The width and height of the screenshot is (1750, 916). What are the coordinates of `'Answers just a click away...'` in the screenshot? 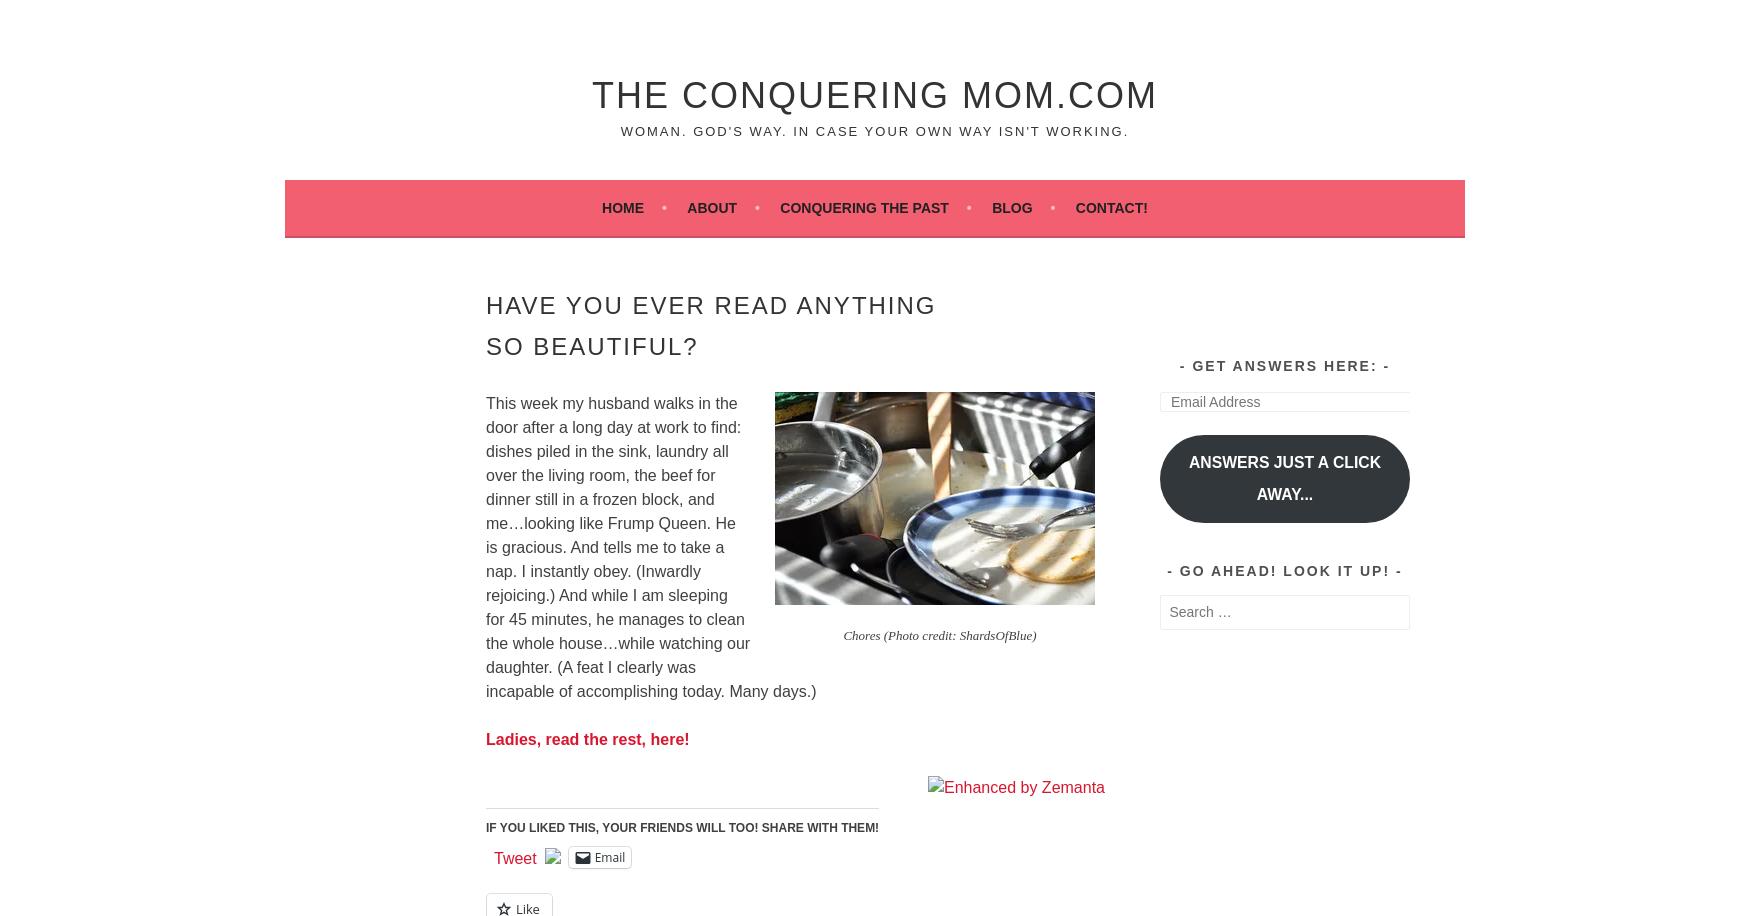 It's located at (1188, 477).